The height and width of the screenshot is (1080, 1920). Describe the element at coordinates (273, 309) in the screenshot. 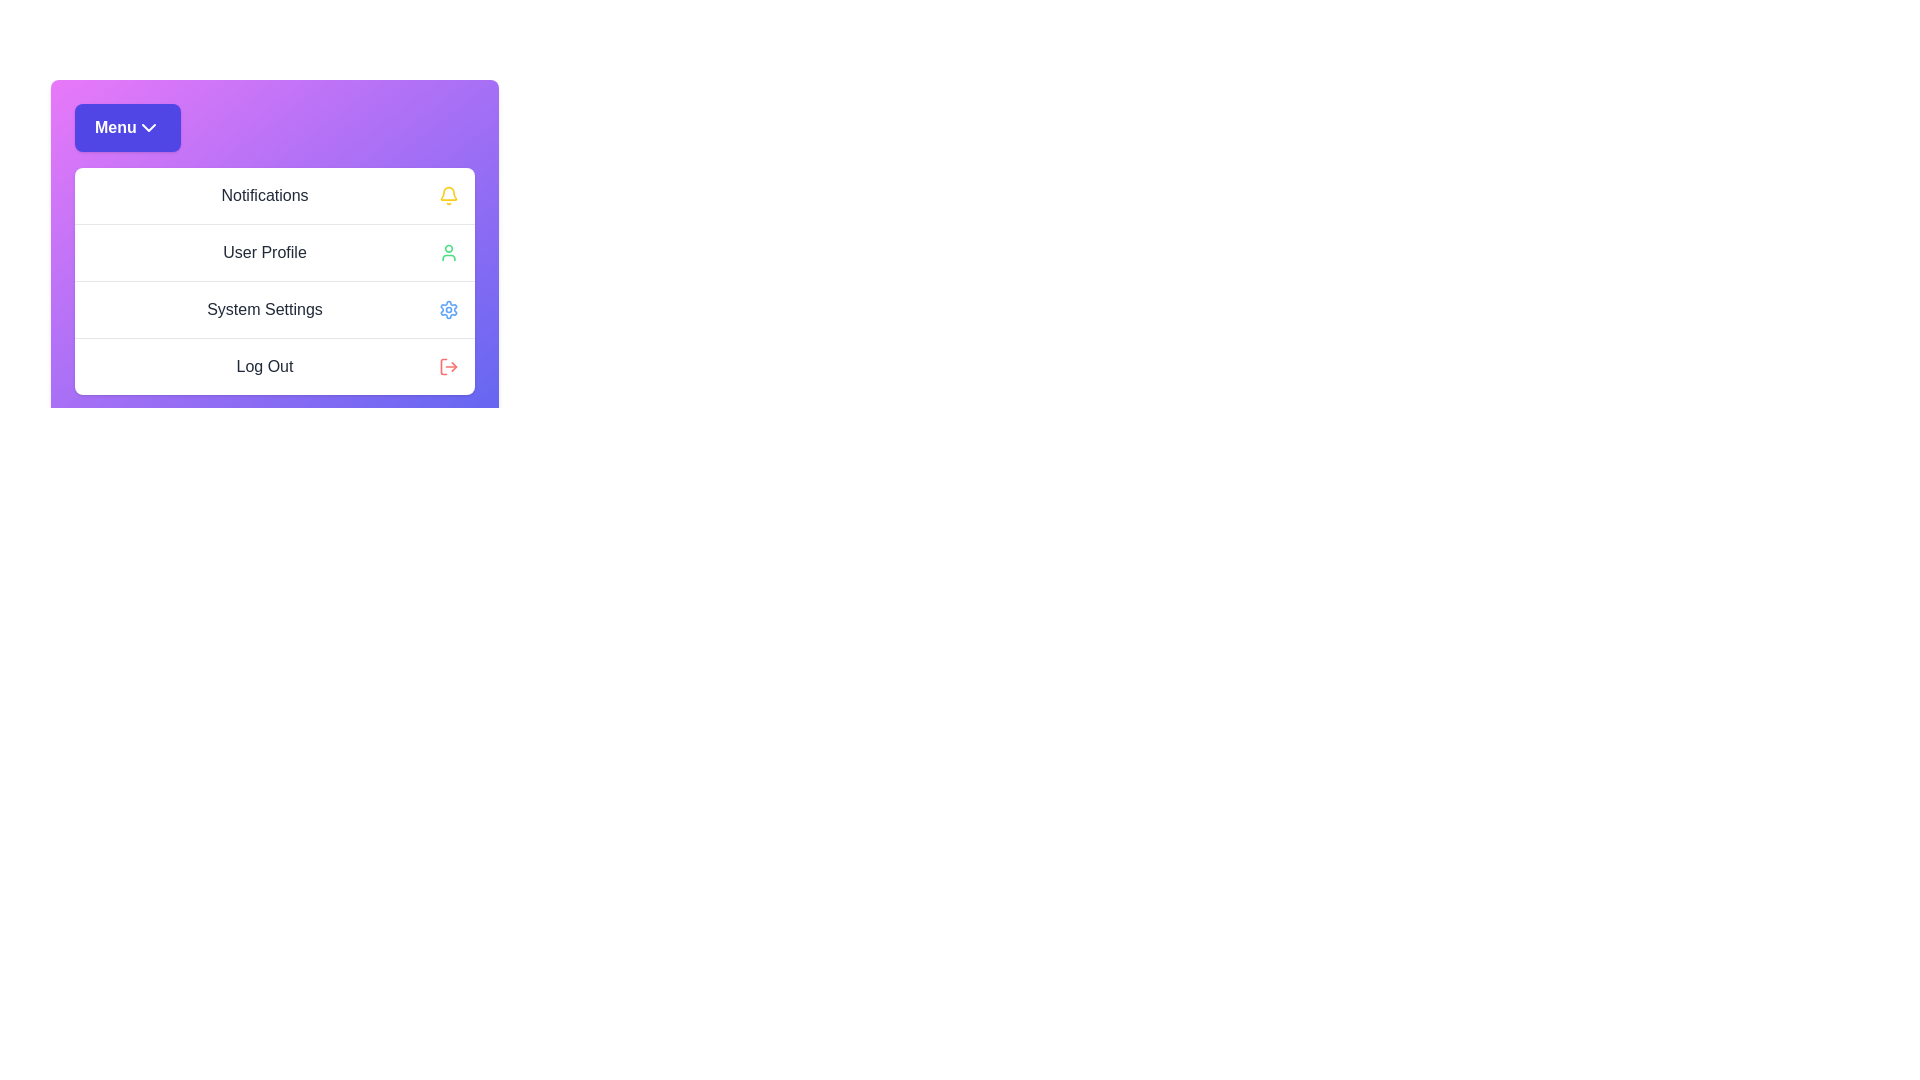

I see `the menu item labeled System Settings` at that location.